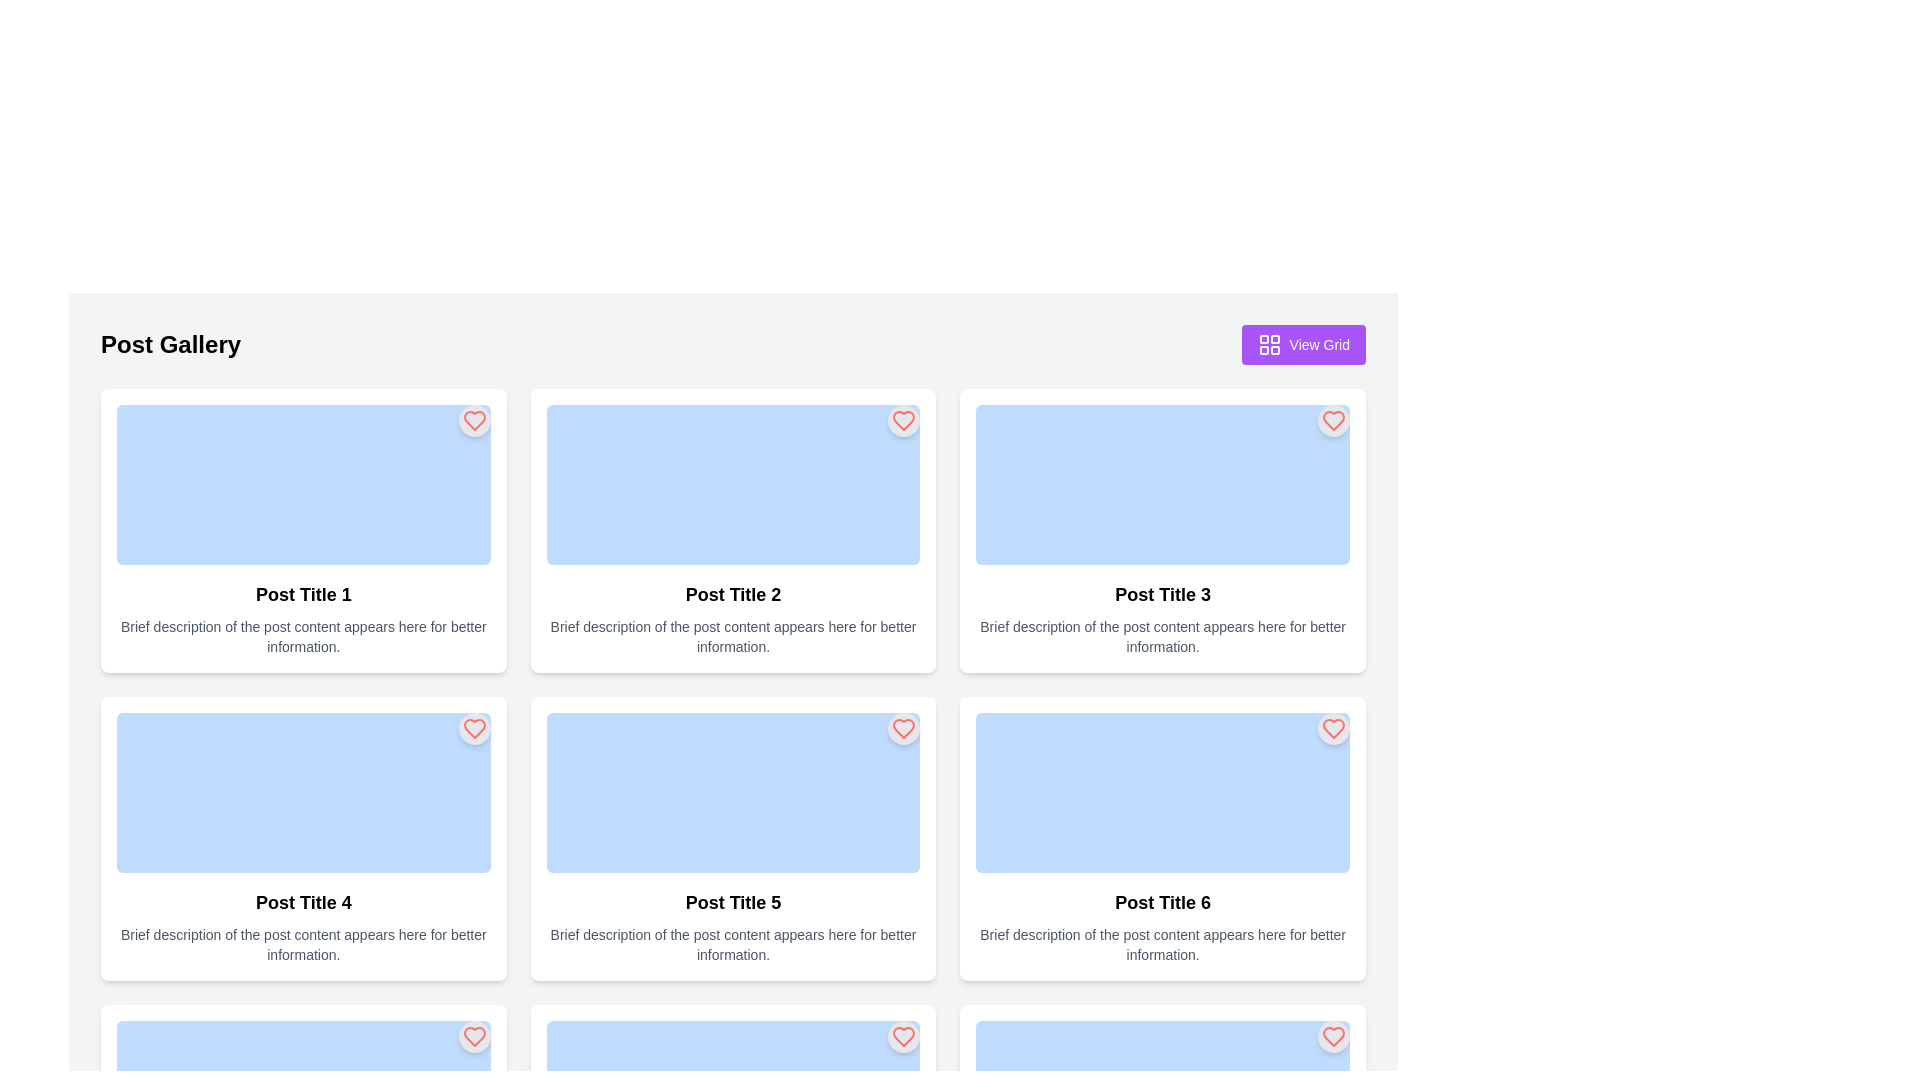 The image size is (1920, 1080). What do you see at coordinates (302, 636) in the screenshot?
I see `the text block located at the bottom of the card containing the post preview titled 'Post Title 1'` at bounding box center [302, 636].